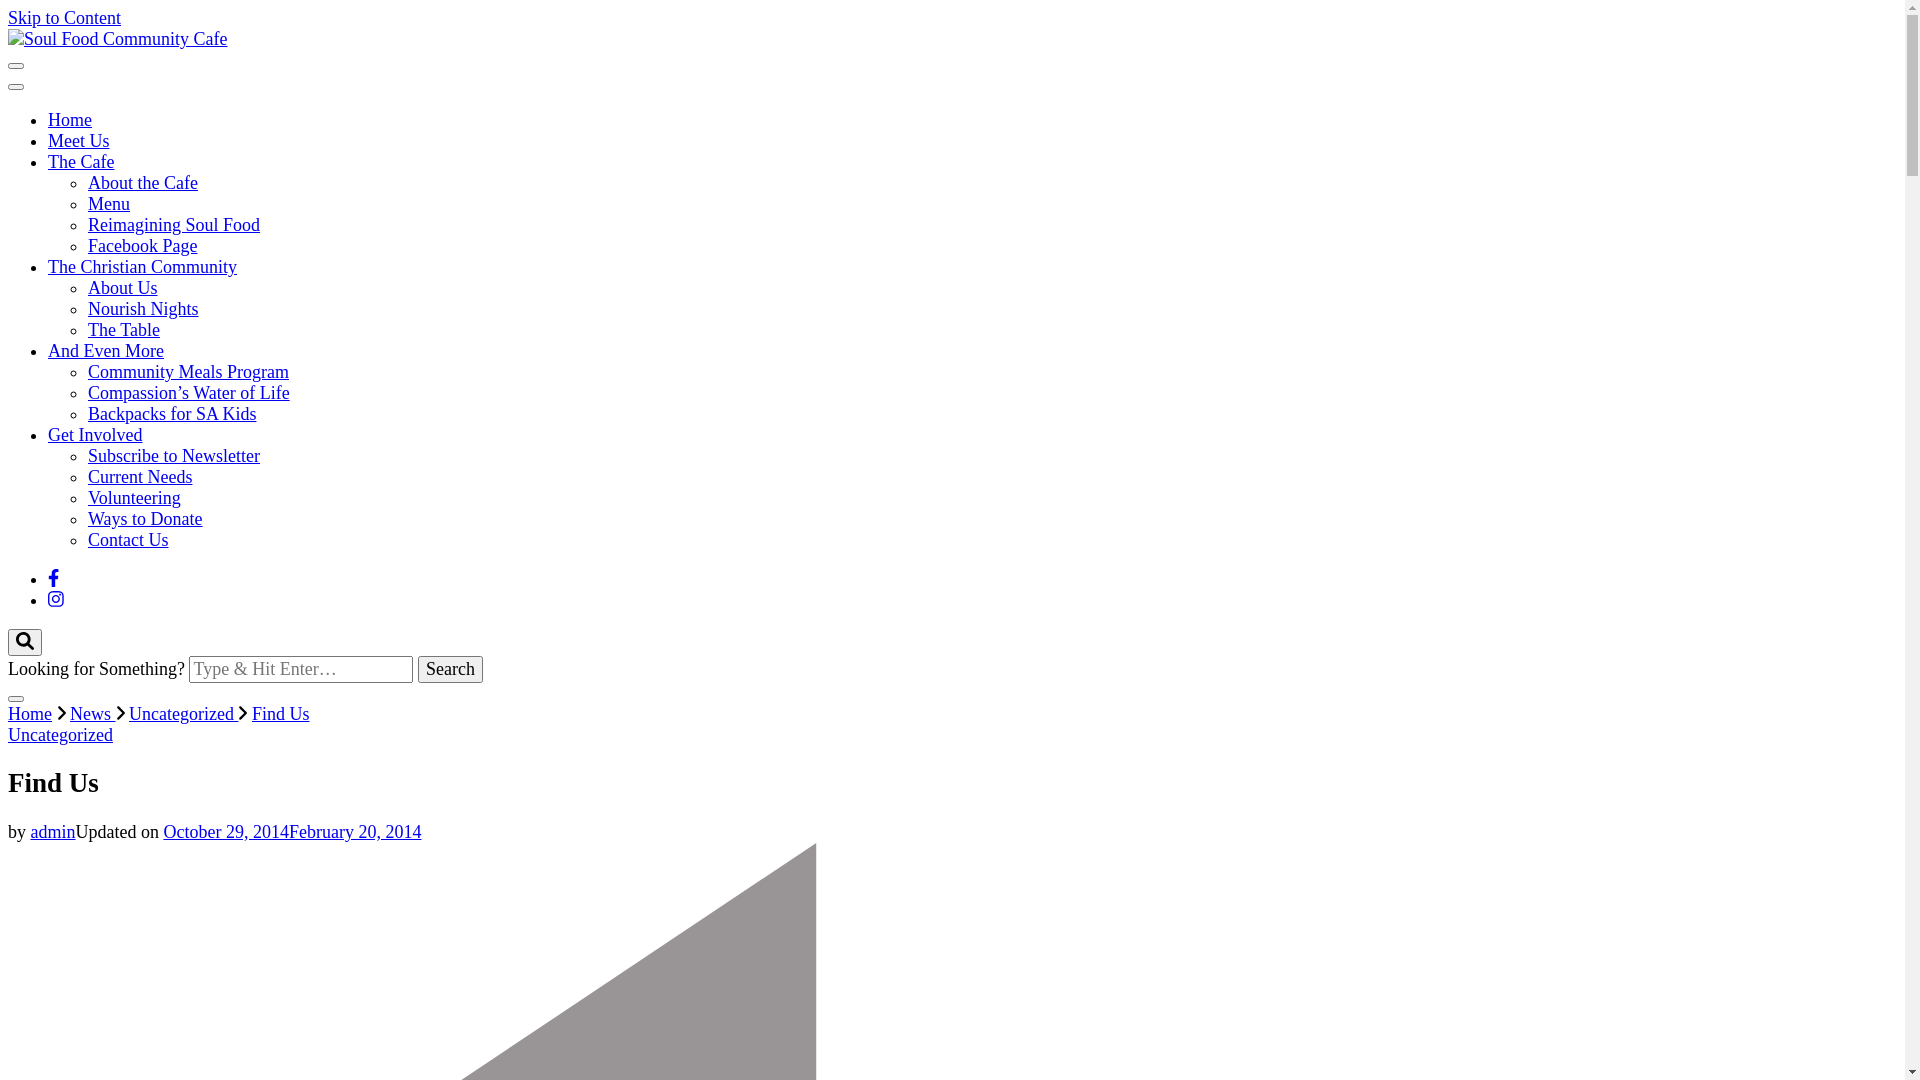 The image size is (1920, 1080). What do you see at coordinates (29, 832) in the screenshot?
I see `'admin'` at bounding box center [29, 832].